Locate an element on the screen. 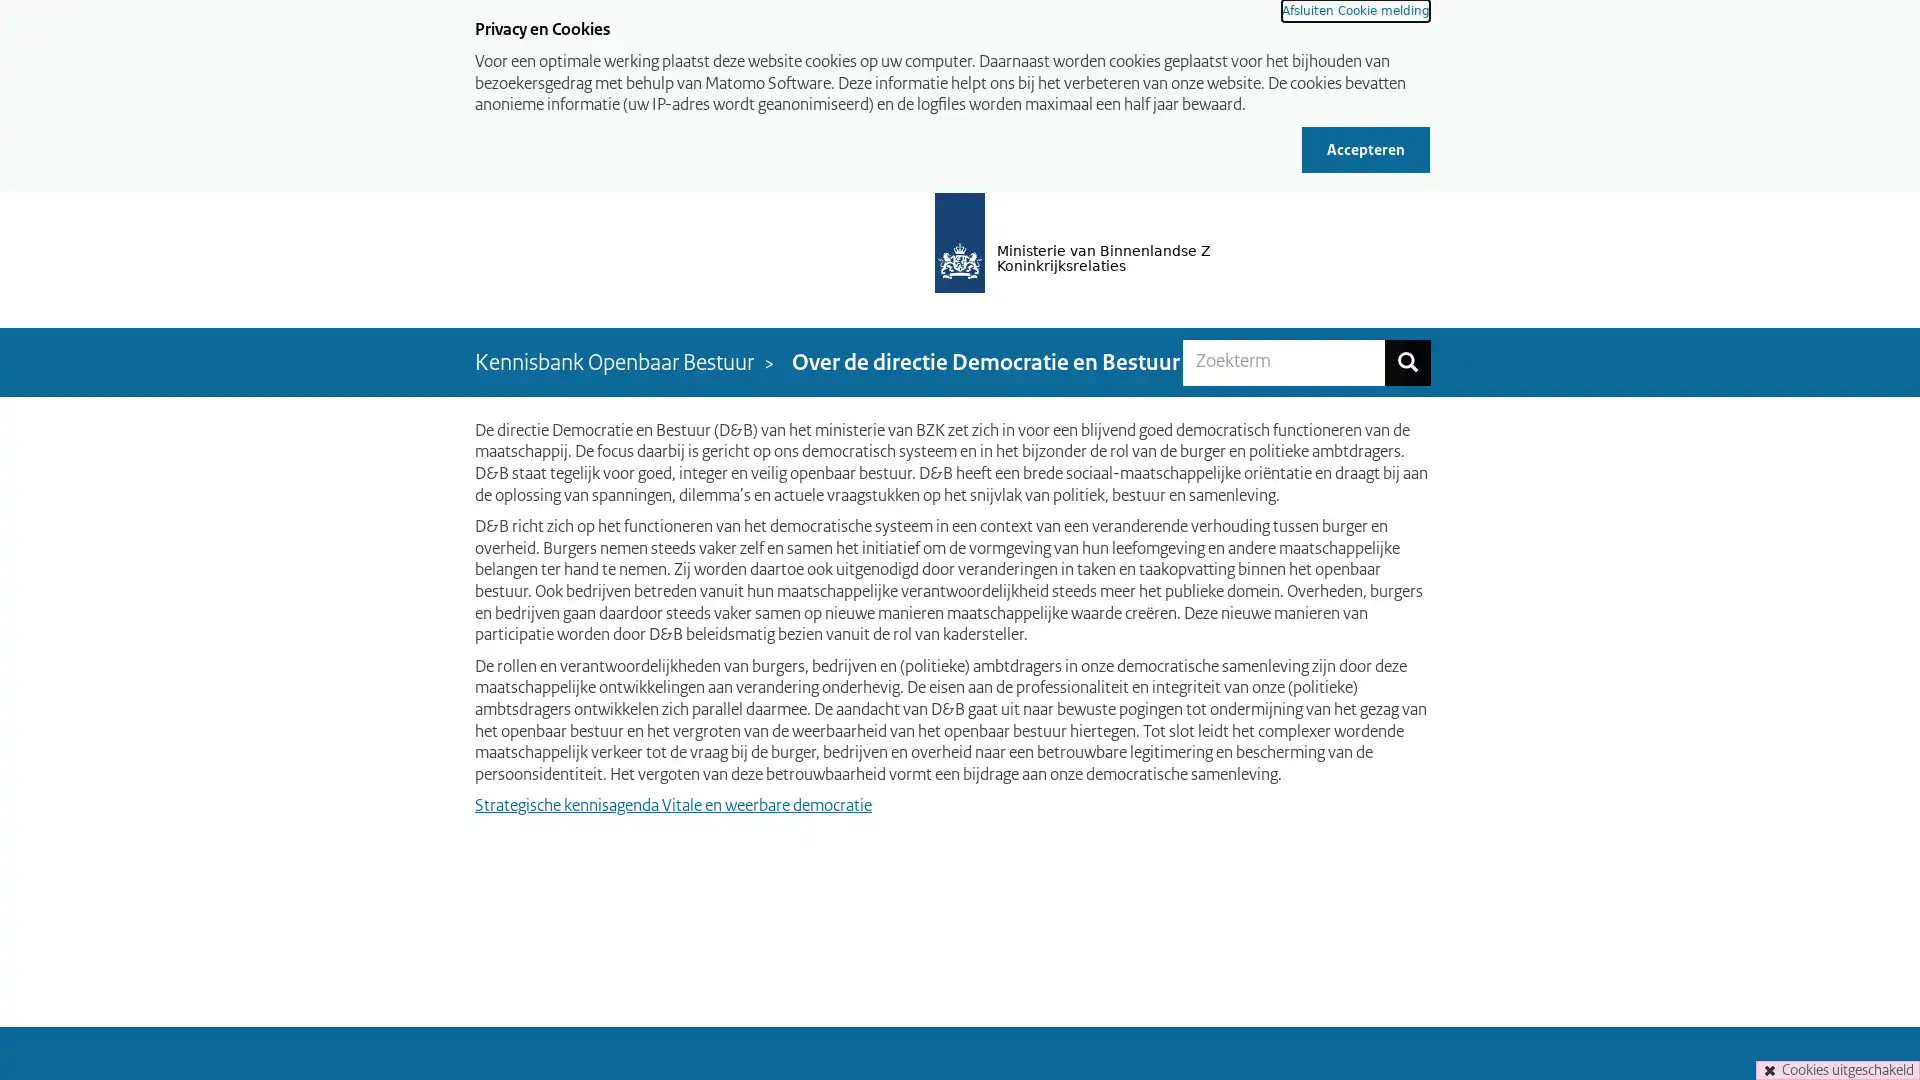 Image resolution: width=1920 pixels, height=1080 pixels. Accepteren is located at coordinates (1365, 148).